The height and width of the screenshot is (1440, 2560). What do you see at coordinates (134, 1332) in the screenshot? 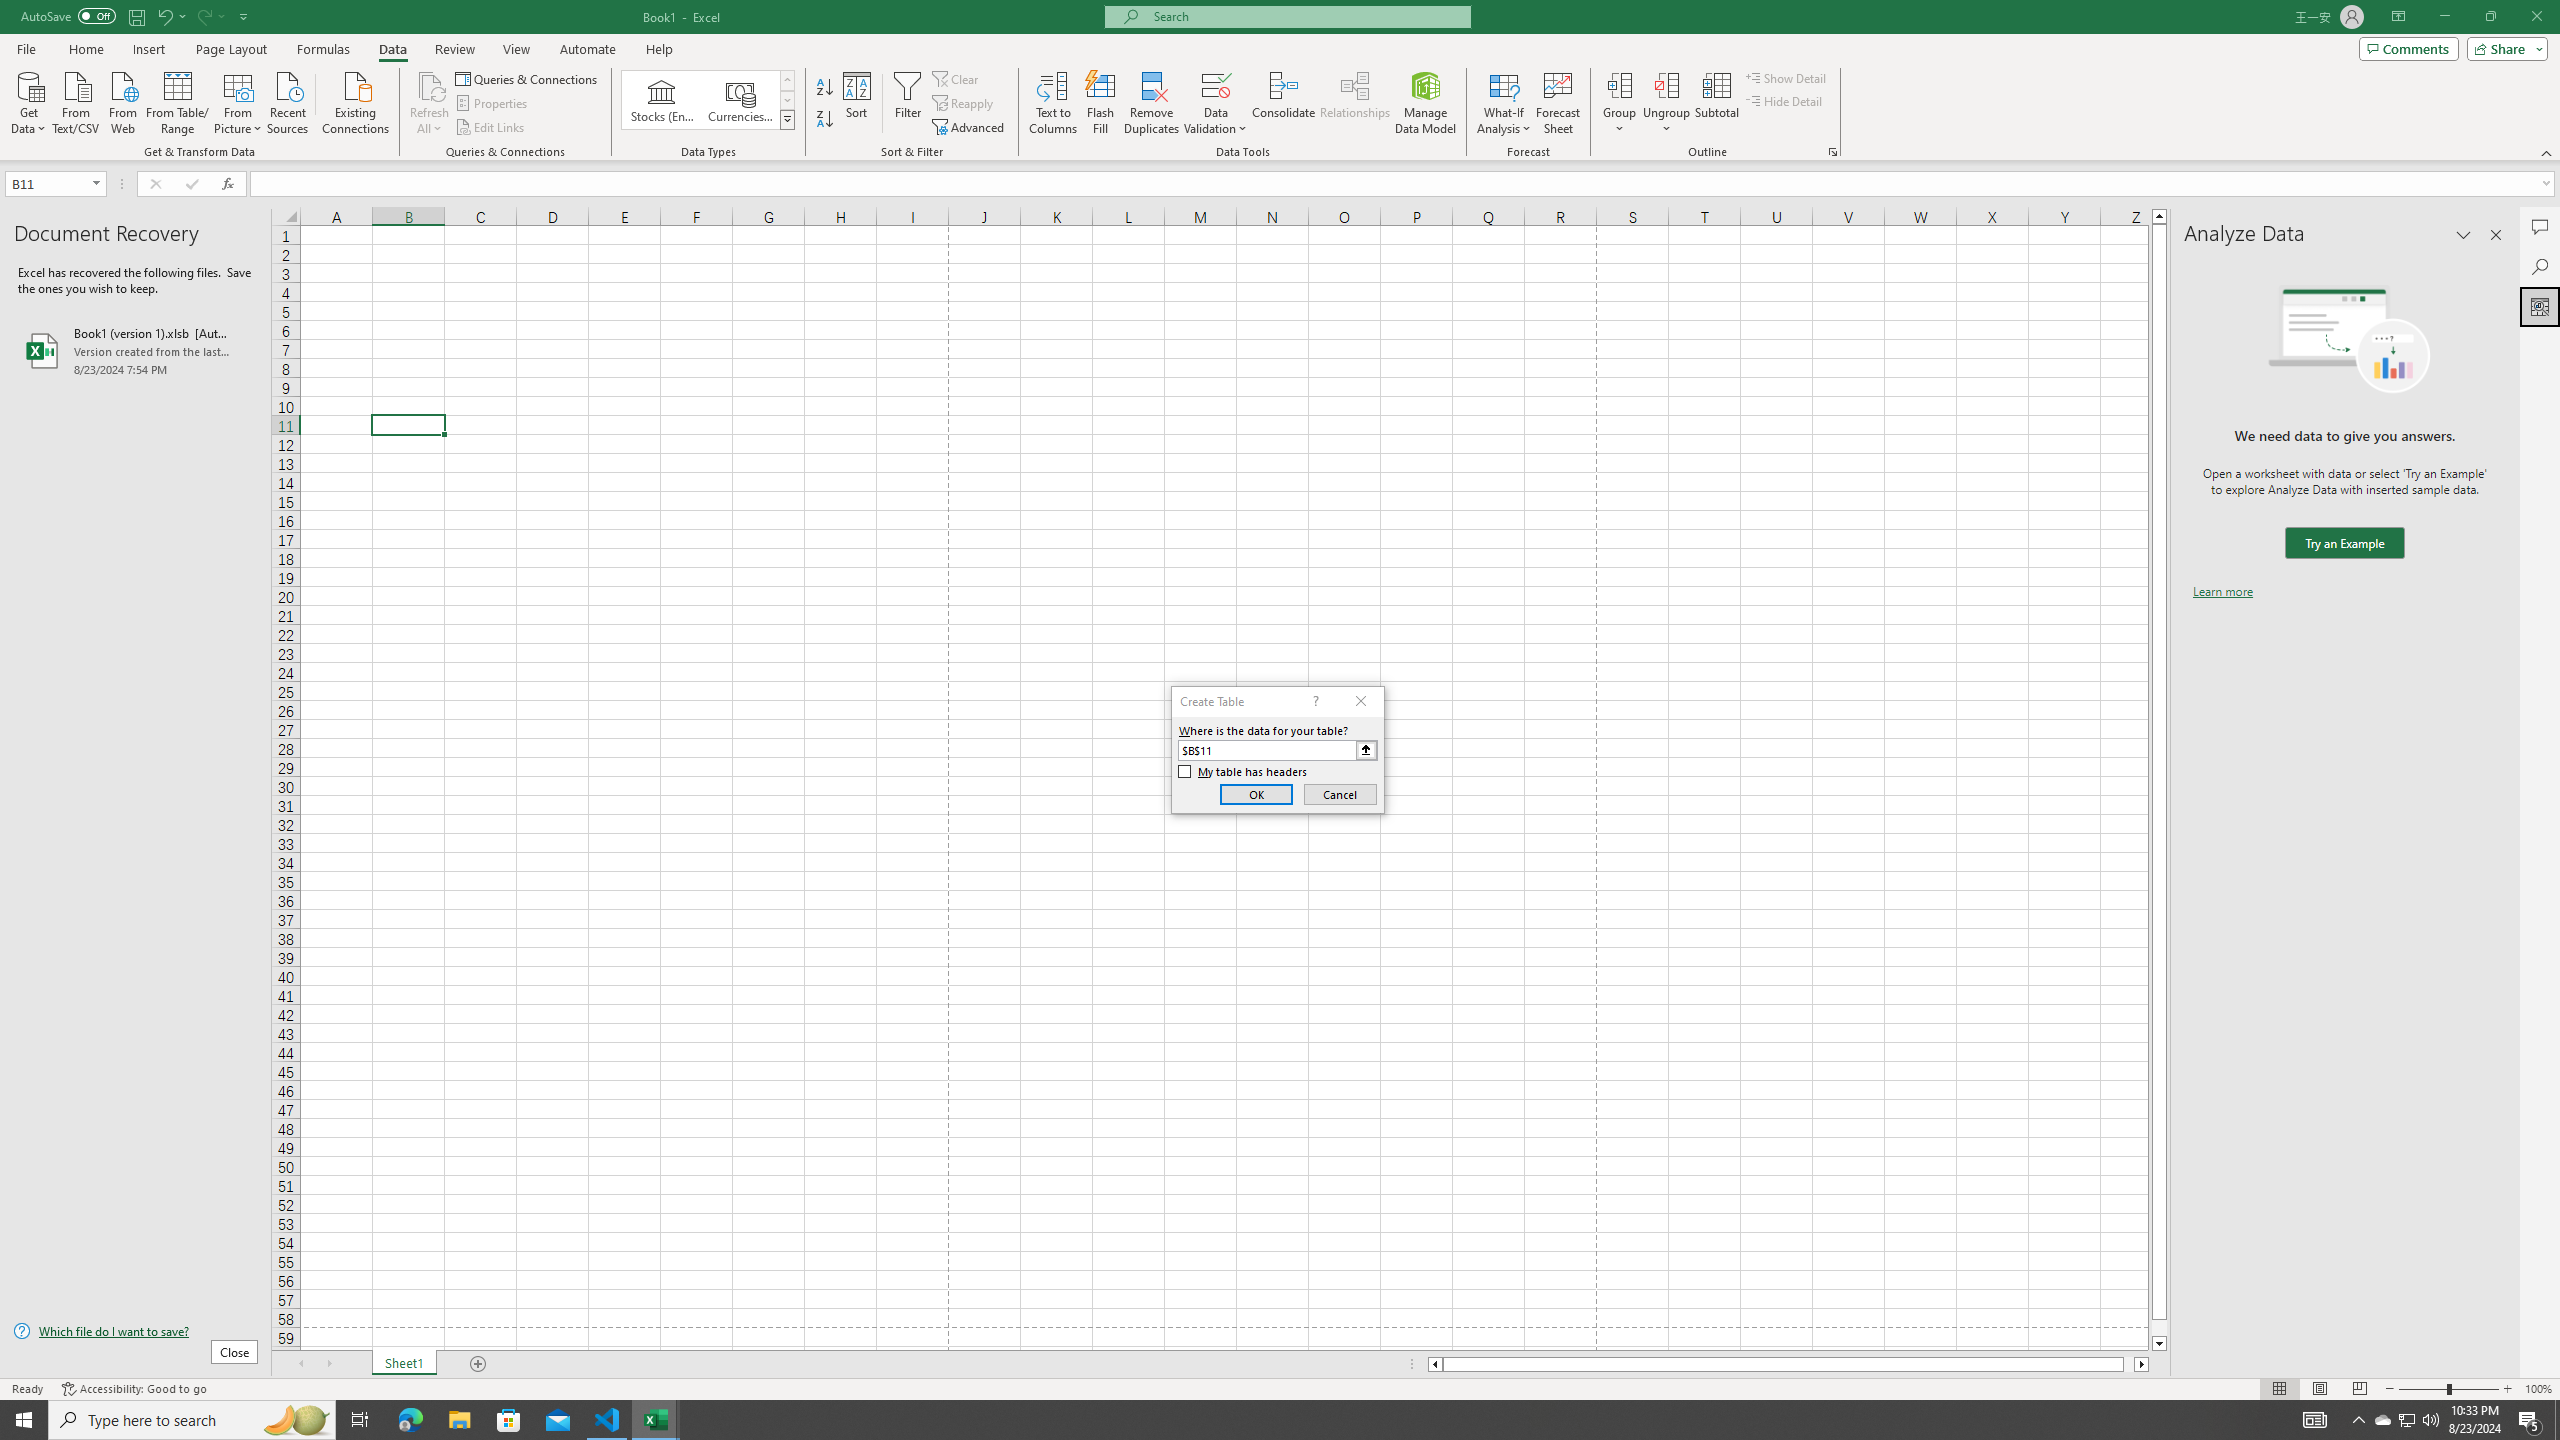
I see `'Which file do I want to save?'` at bounding box center [134, 1332].